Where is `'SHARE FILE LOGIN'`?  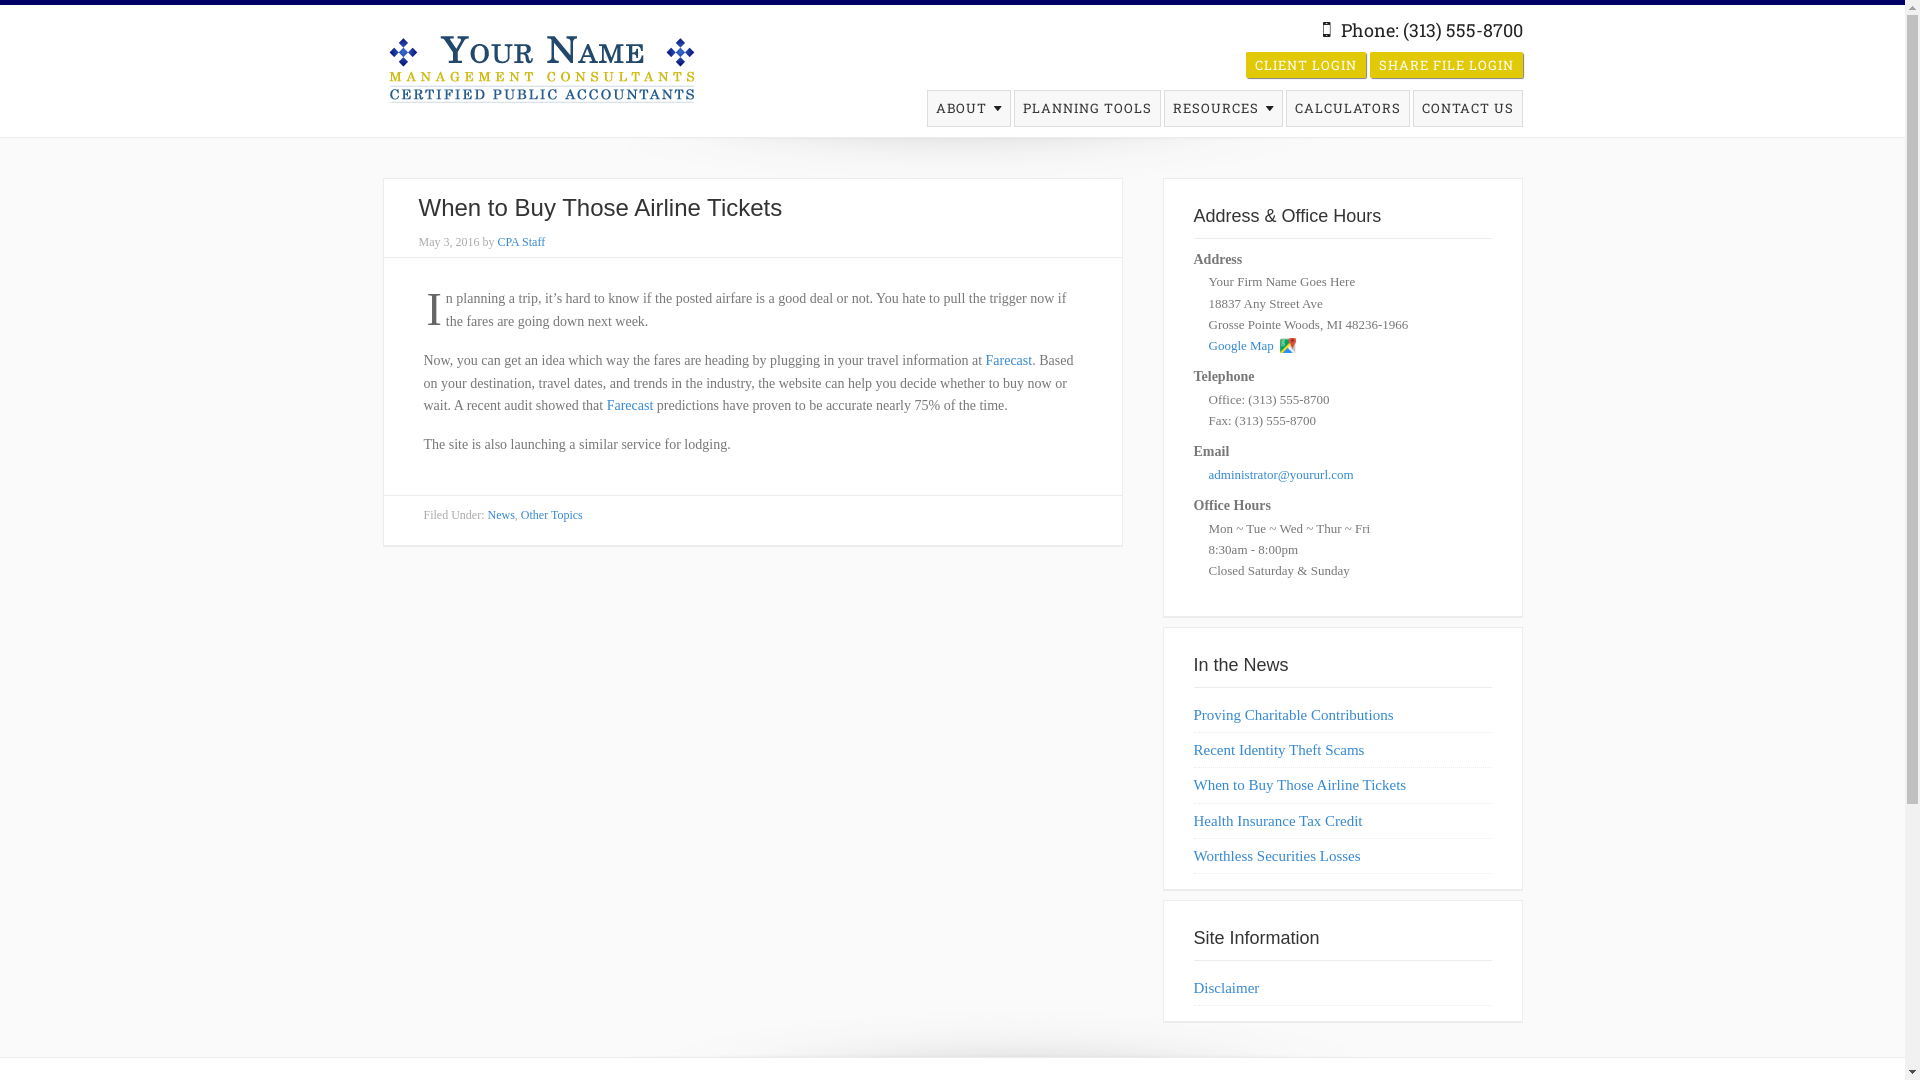
'SHARE FILE LOGIN' is located at coordinates (1446, 64).